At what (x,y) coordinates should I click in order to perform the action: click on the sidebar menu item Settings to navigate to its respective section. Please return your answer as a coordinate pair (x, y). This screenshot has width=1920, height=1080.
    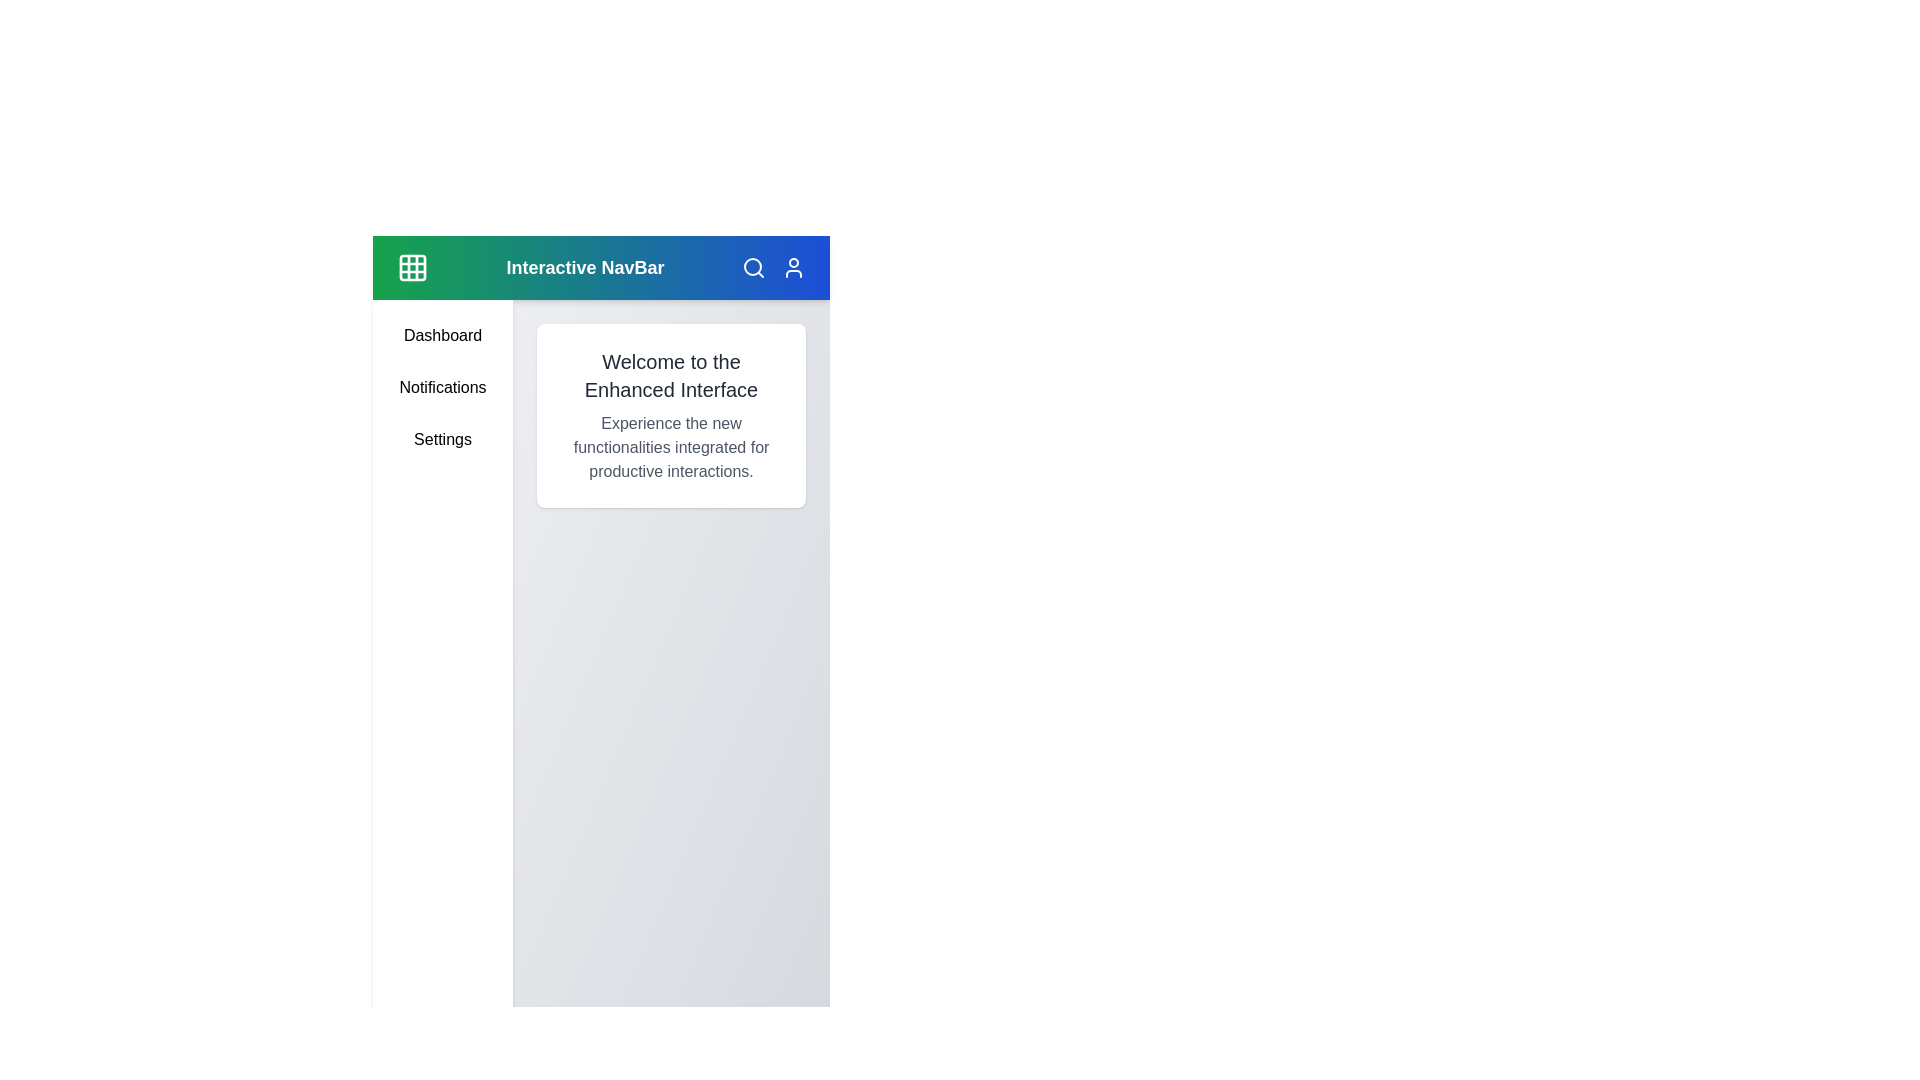
    Looking at the image, I should click on (441, 438).